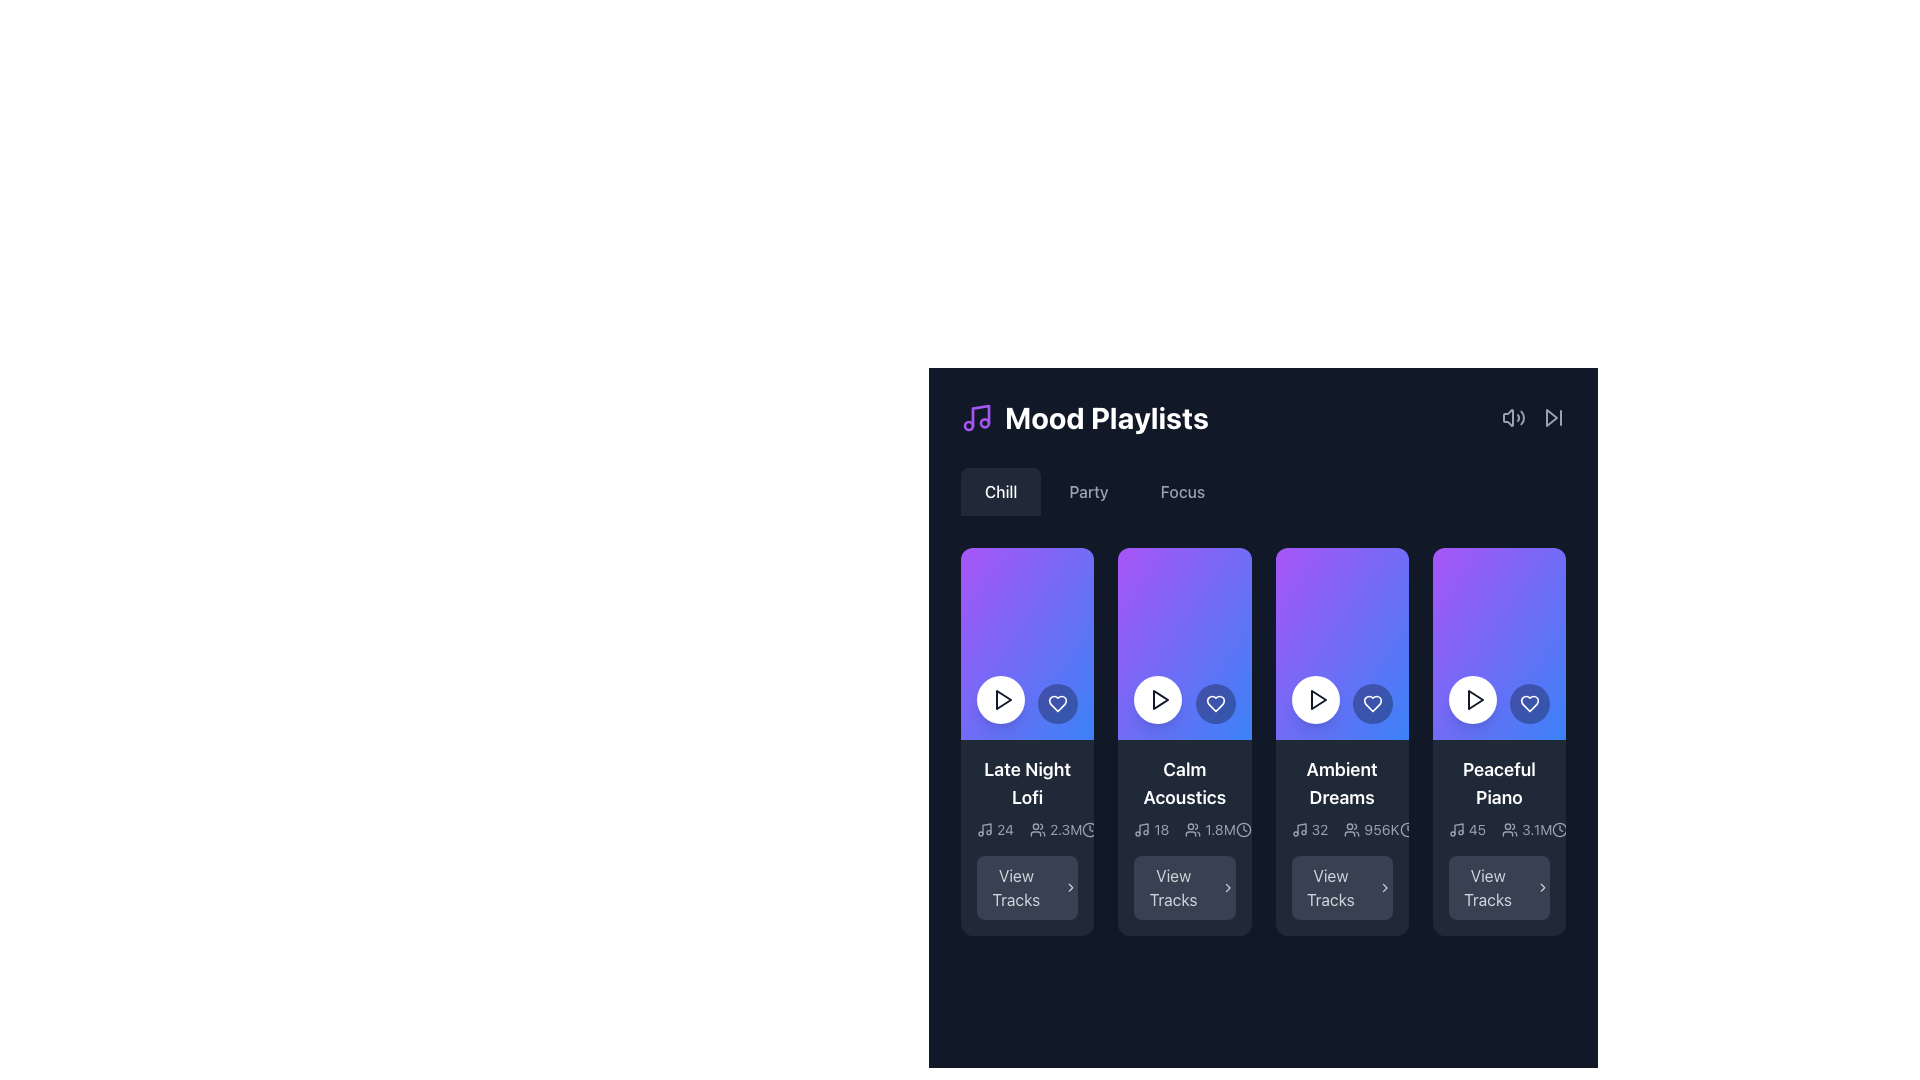 Image resolution: width=1920 pixels, height=1080 pixels. What do you see at coordinates (1209, 829) in the screenshot?
I see `the text '1.8M' and icon combination located in the third card from the left under the 'Calm Acoustics' heading, positioned above the 'View Tracks' button` at bounding box center [1209, 829].